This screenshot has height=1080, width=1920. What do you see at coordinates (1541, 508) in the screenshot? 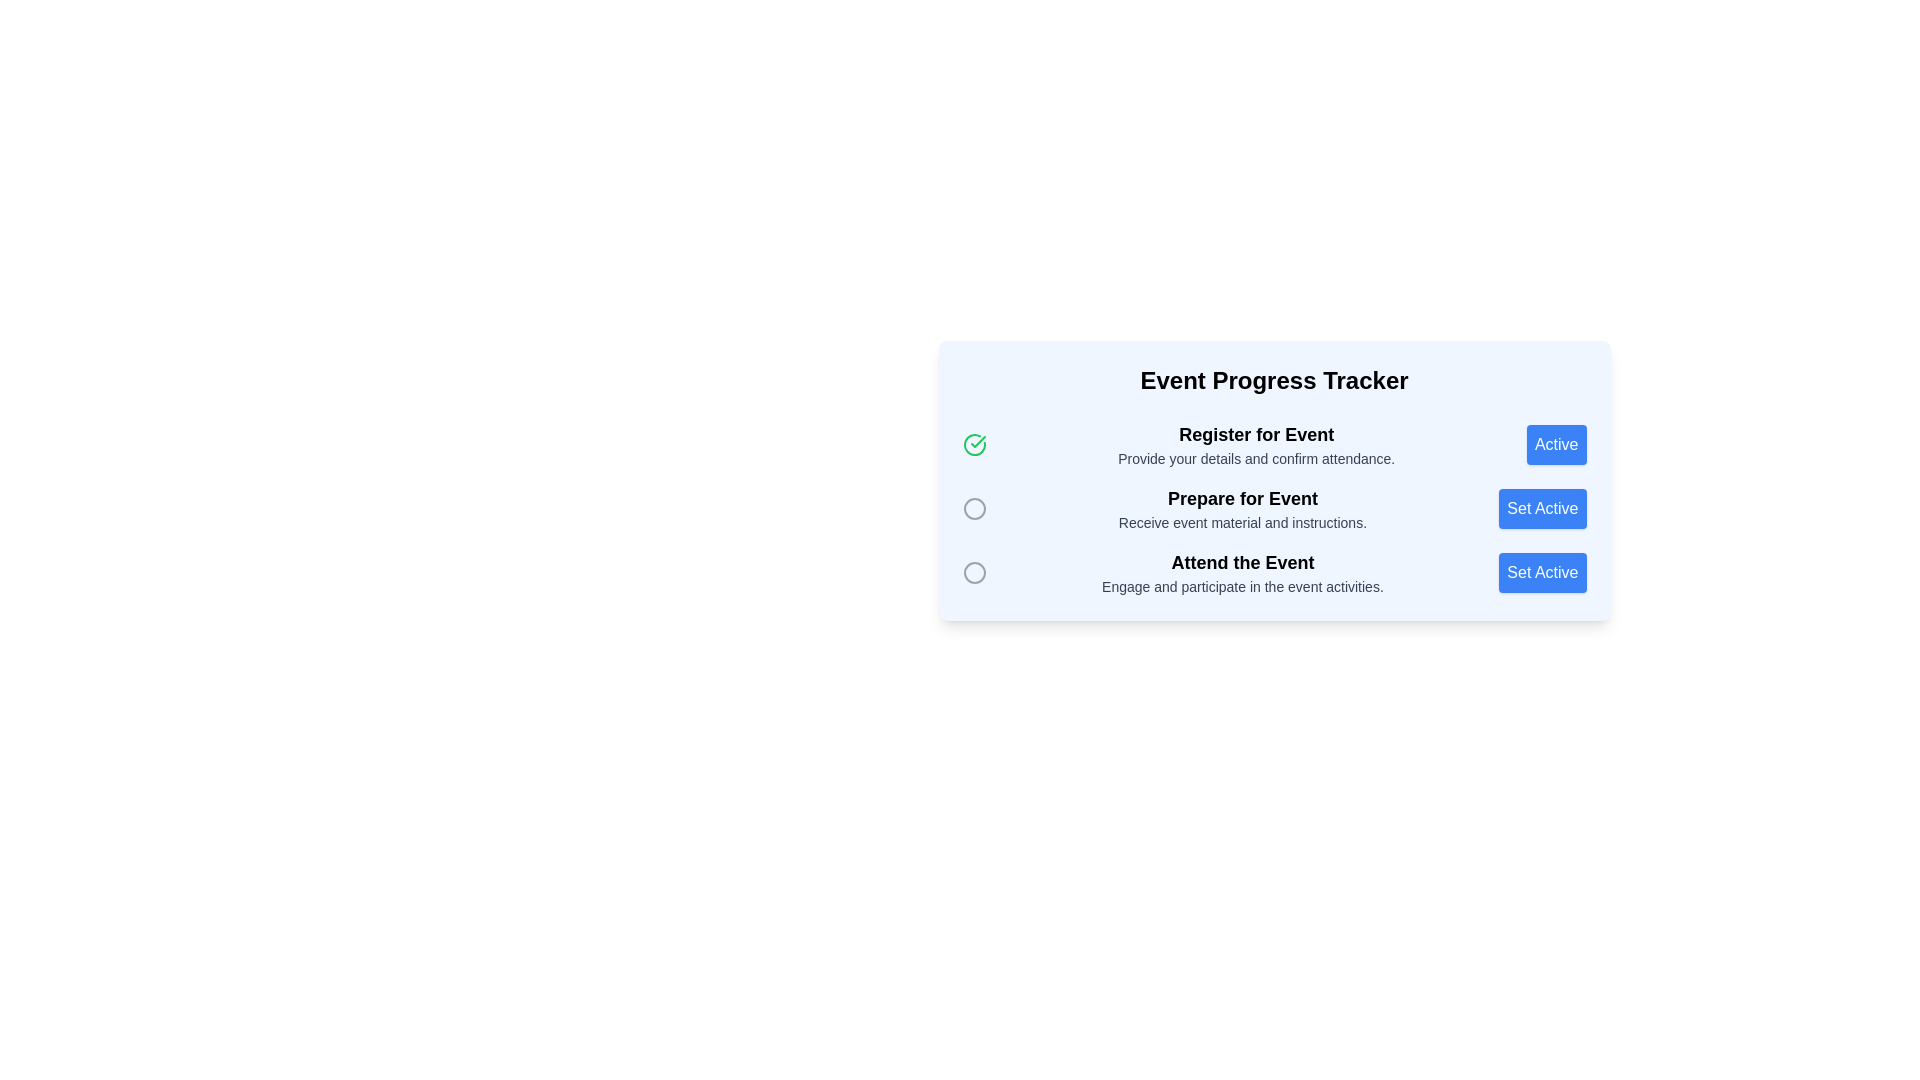
I see `the second button in the 'Prepare for Event' section of the 'Event Progress Tracker' card` at bounding box center [1541, 508].